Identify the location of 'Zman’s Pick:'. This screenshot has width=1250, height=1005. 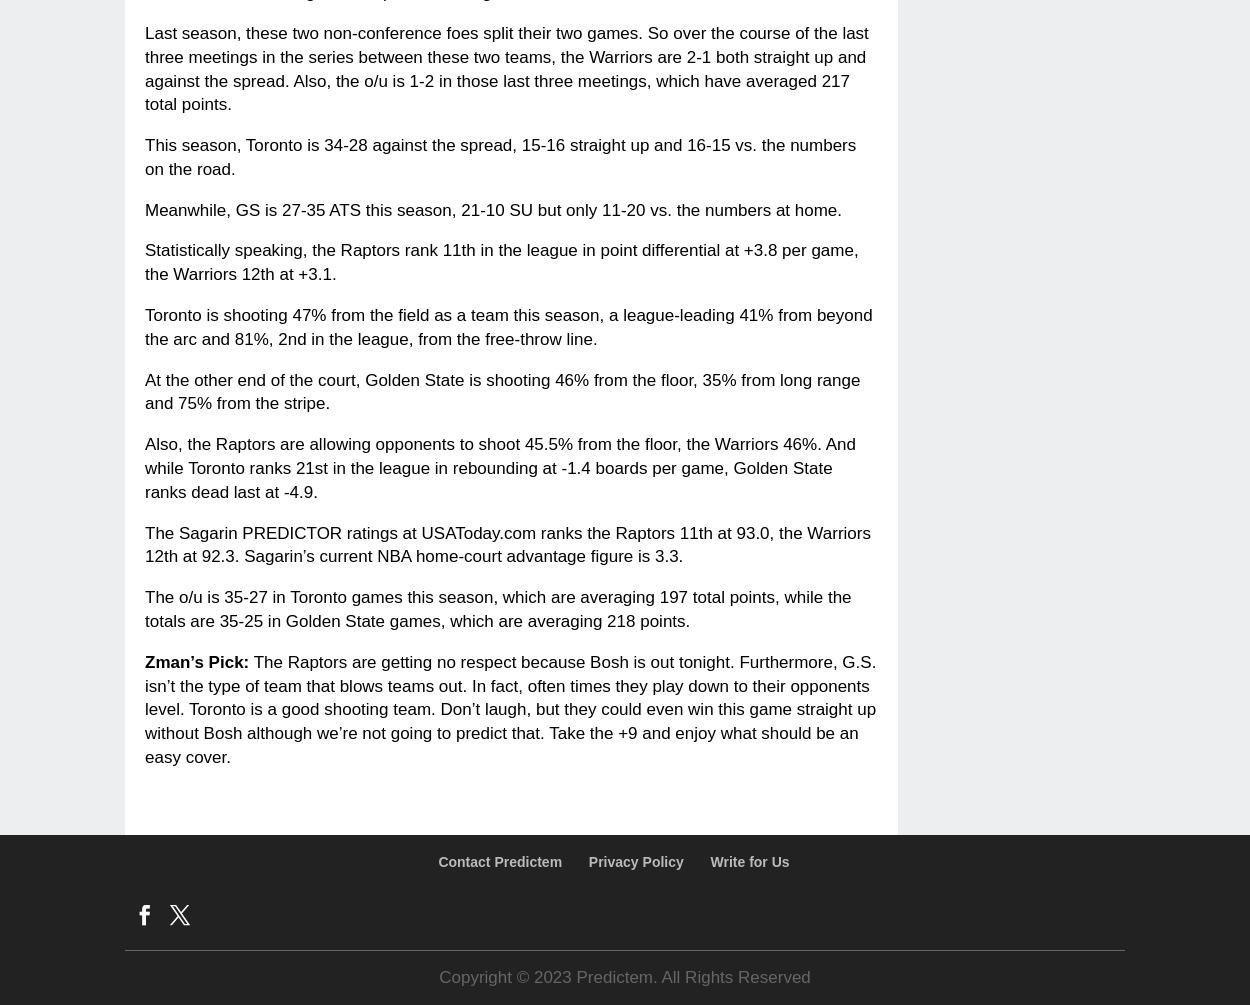
(196, 660).